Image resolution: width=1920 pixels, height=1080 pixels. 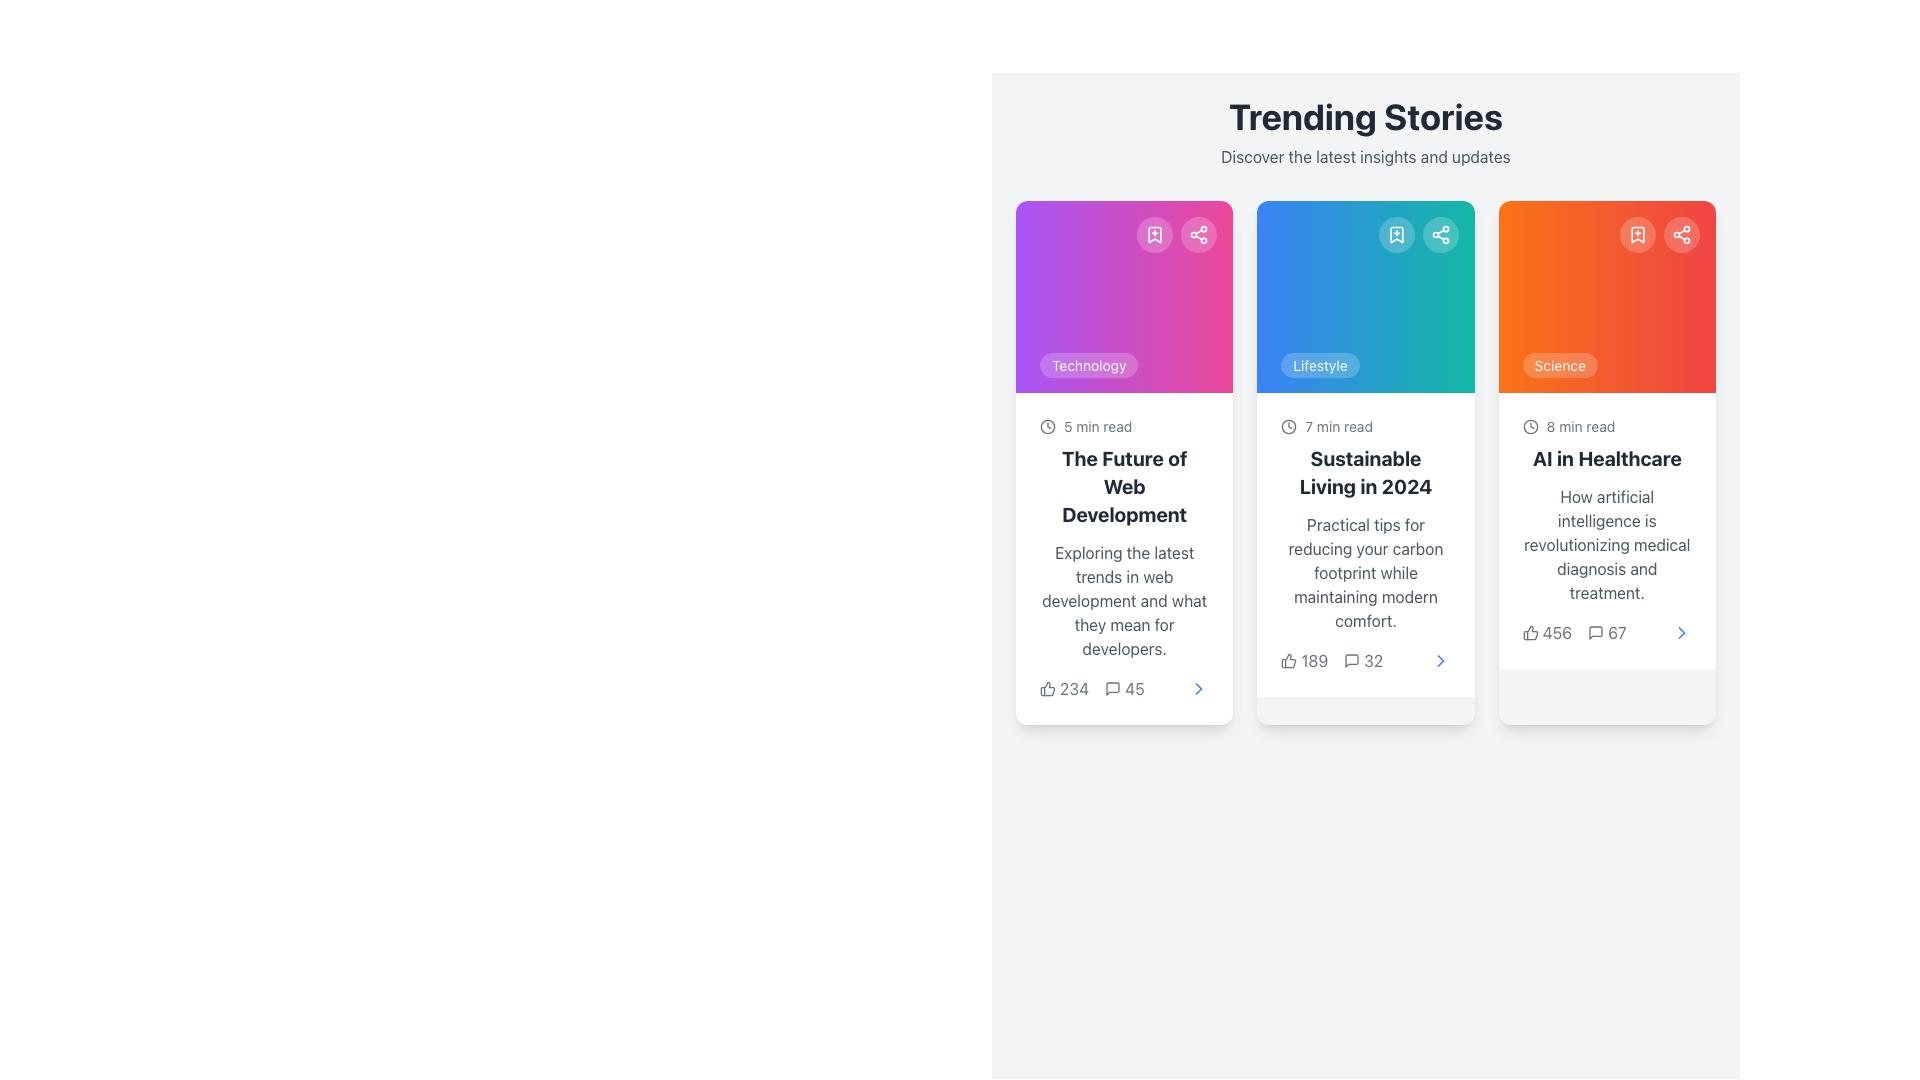 I want to click on the UI label with the comment icon and text '67', which is located in the lower section of the rightmost card under the text '456', so click(x=1607, y=632).